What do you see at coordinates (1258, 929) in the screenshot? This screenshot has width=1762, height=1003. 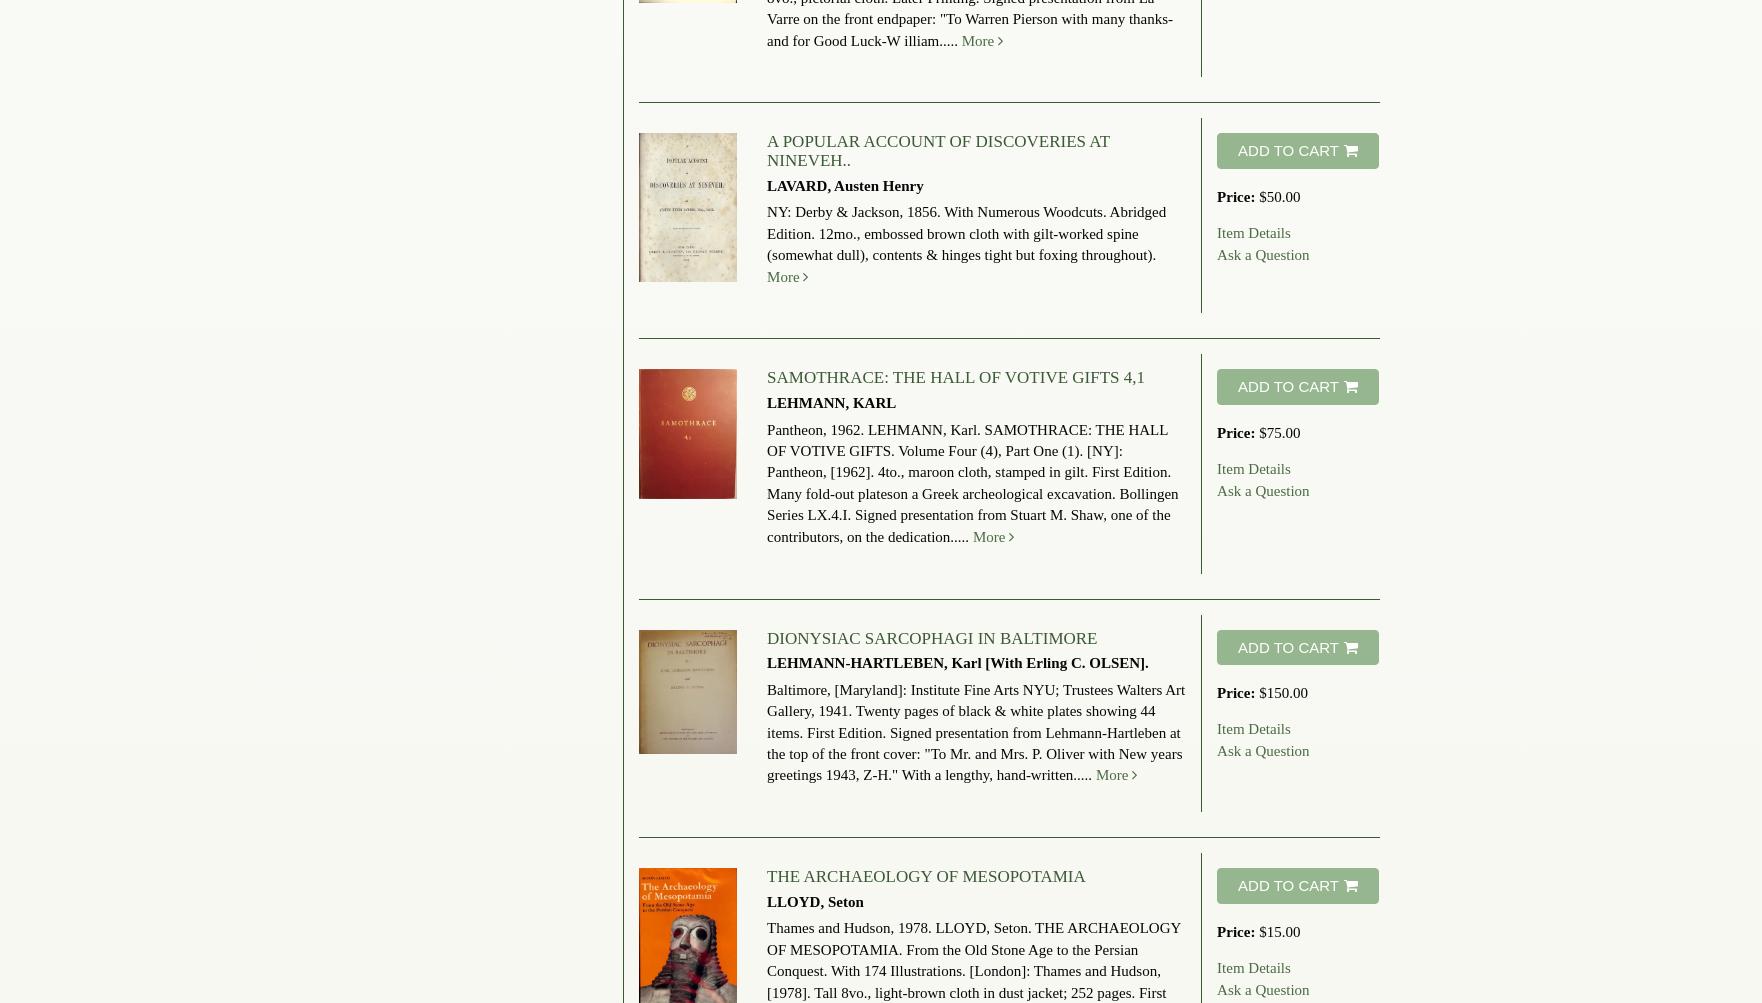 I see `'$15.00'` at bounding box center [1258, 929].